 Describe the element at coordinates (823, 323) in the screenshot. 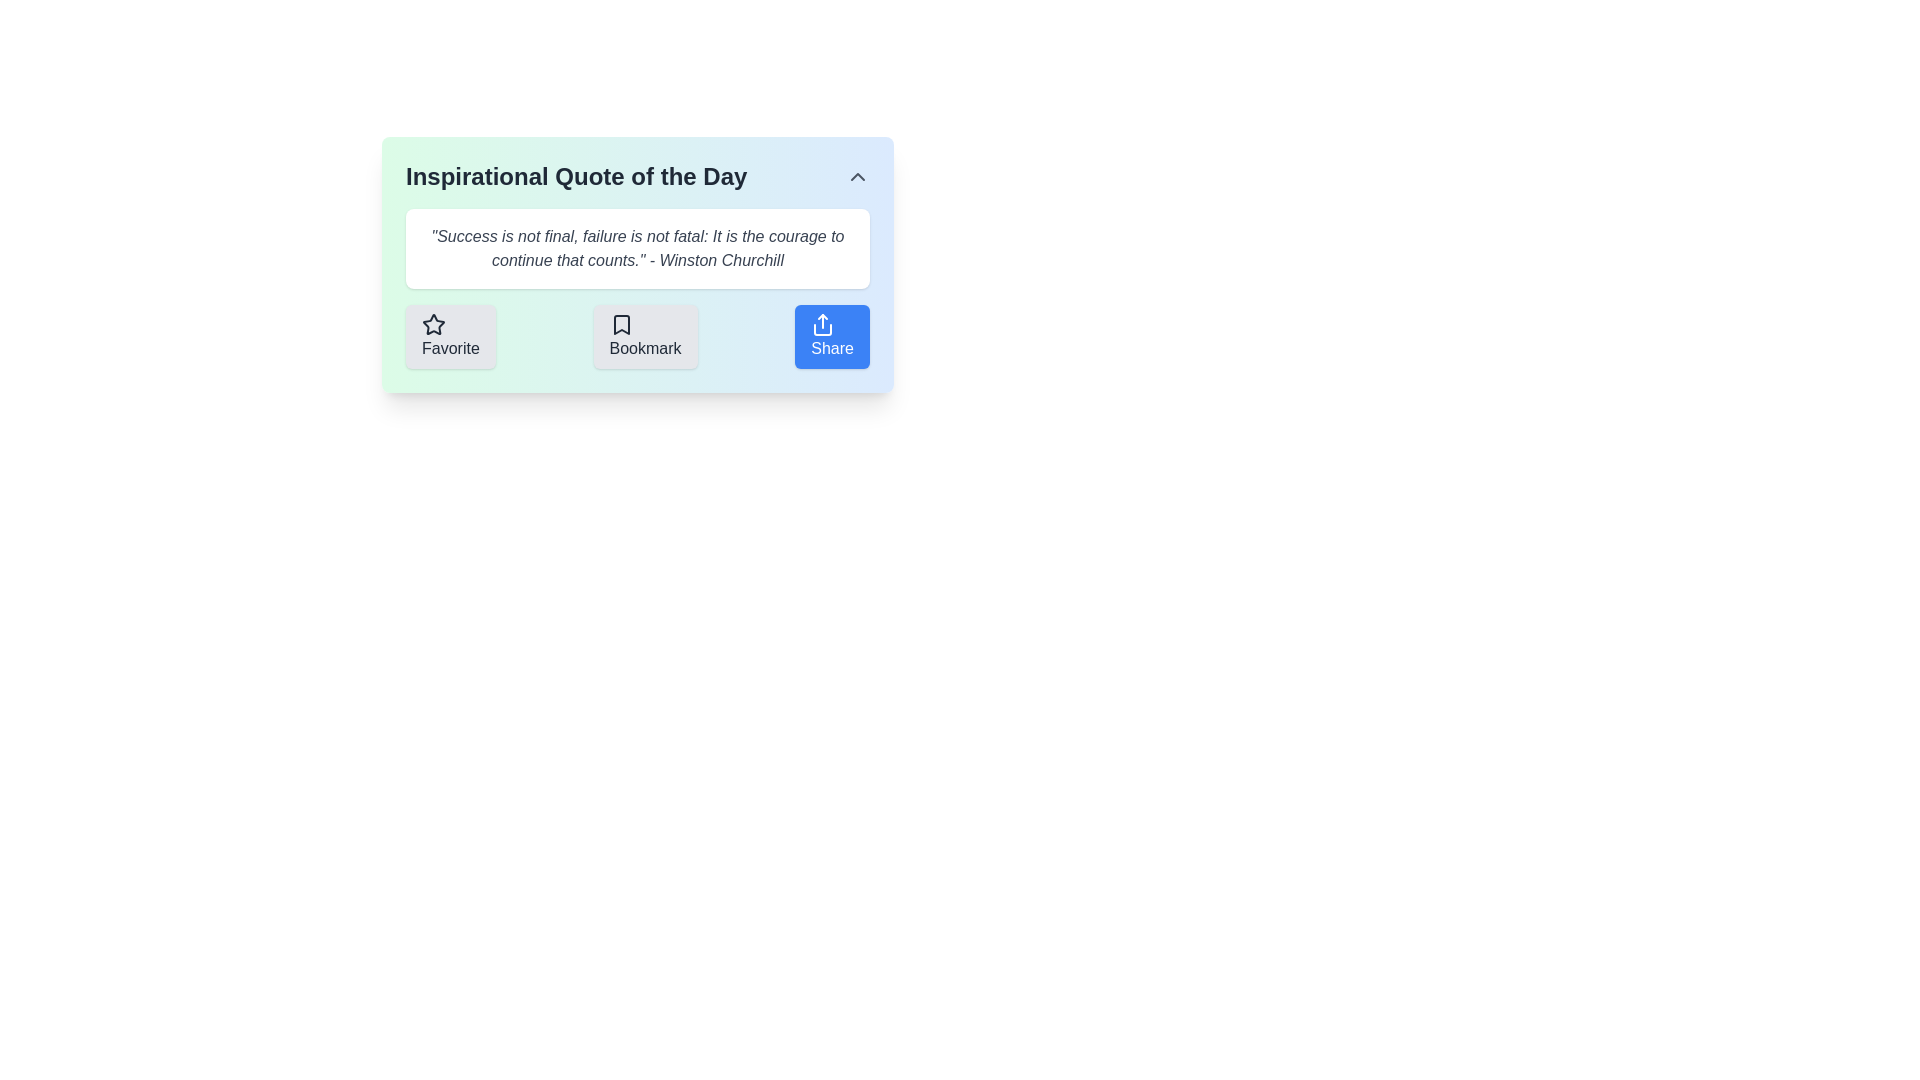

I see `the 'Share' icon located in the bottom-right corner of the section that contains a quote and two buttons labeled 'Favorite' and 'Bookmark'` at that location.